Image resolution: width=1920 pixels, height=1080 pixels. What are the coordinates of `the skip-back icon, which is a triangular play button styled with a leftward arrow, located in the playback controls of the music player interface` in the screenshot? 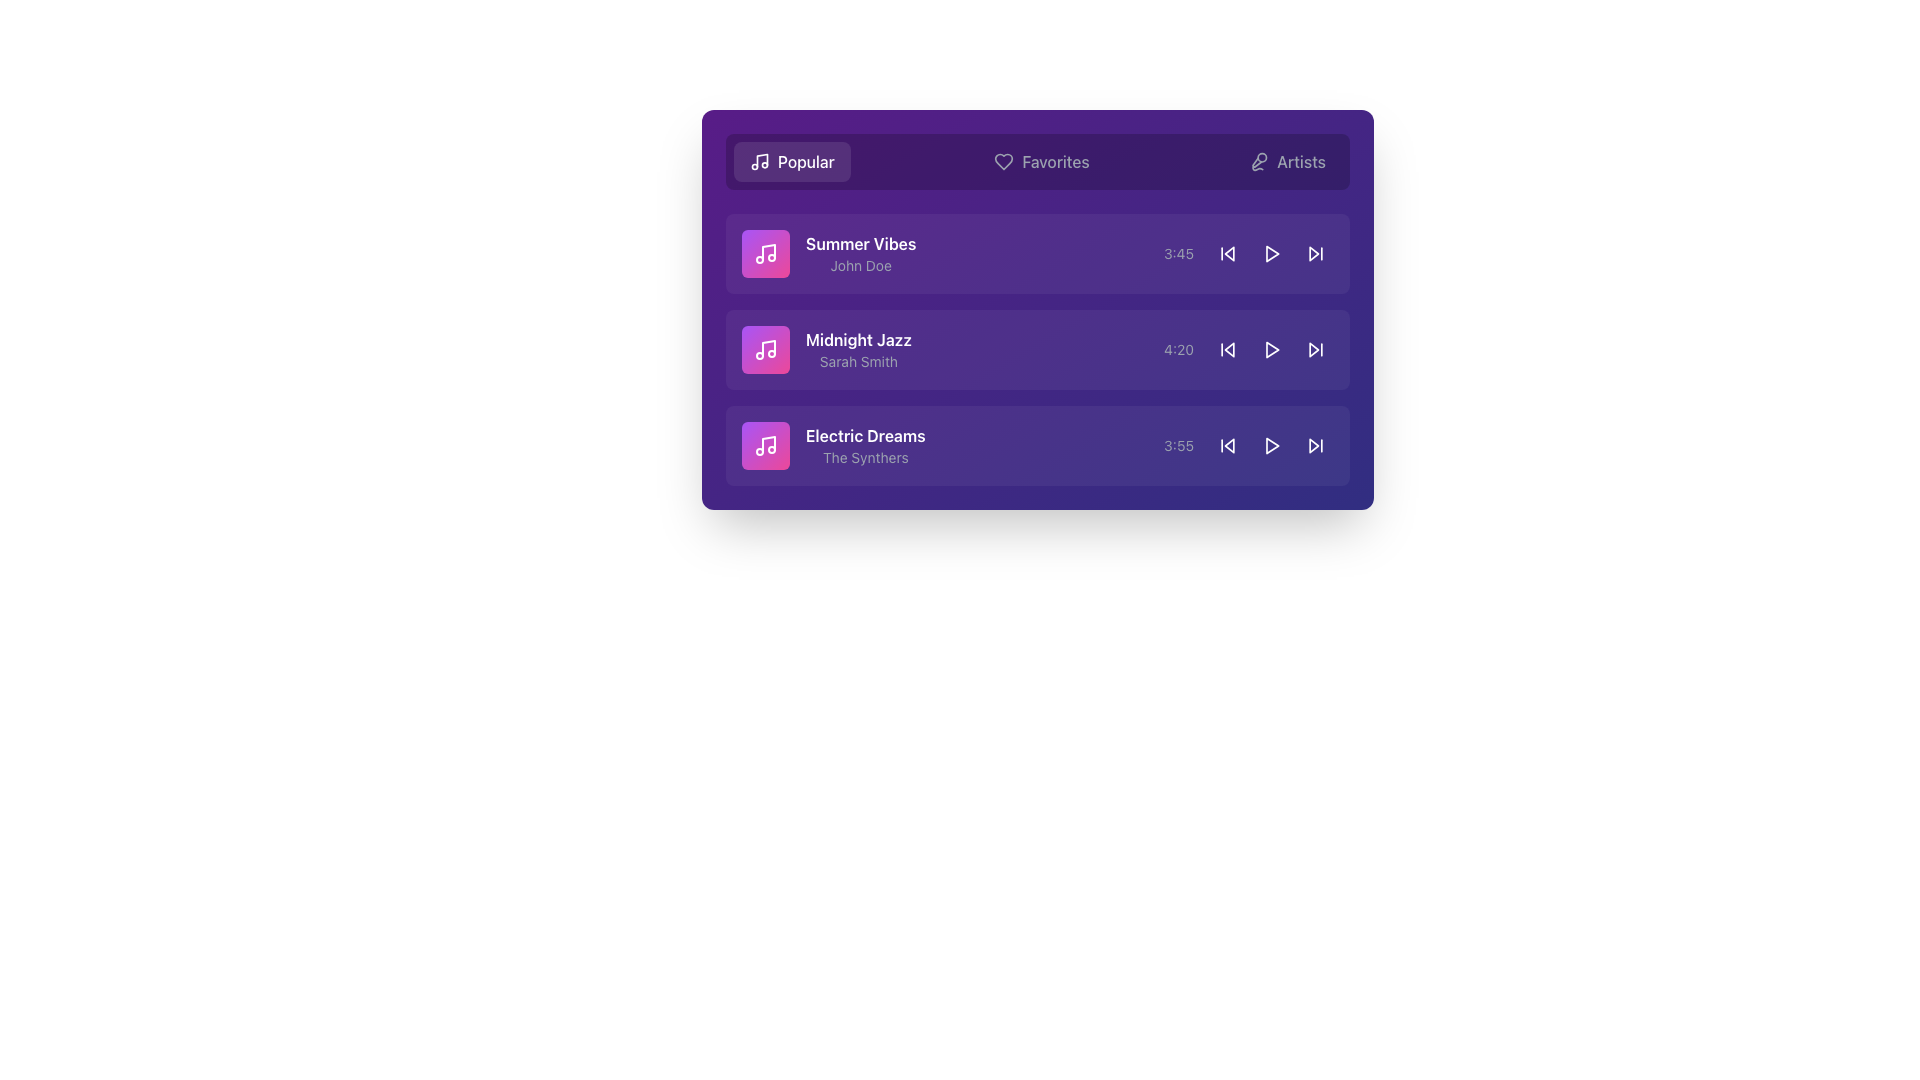 It's located at (1228, 253).